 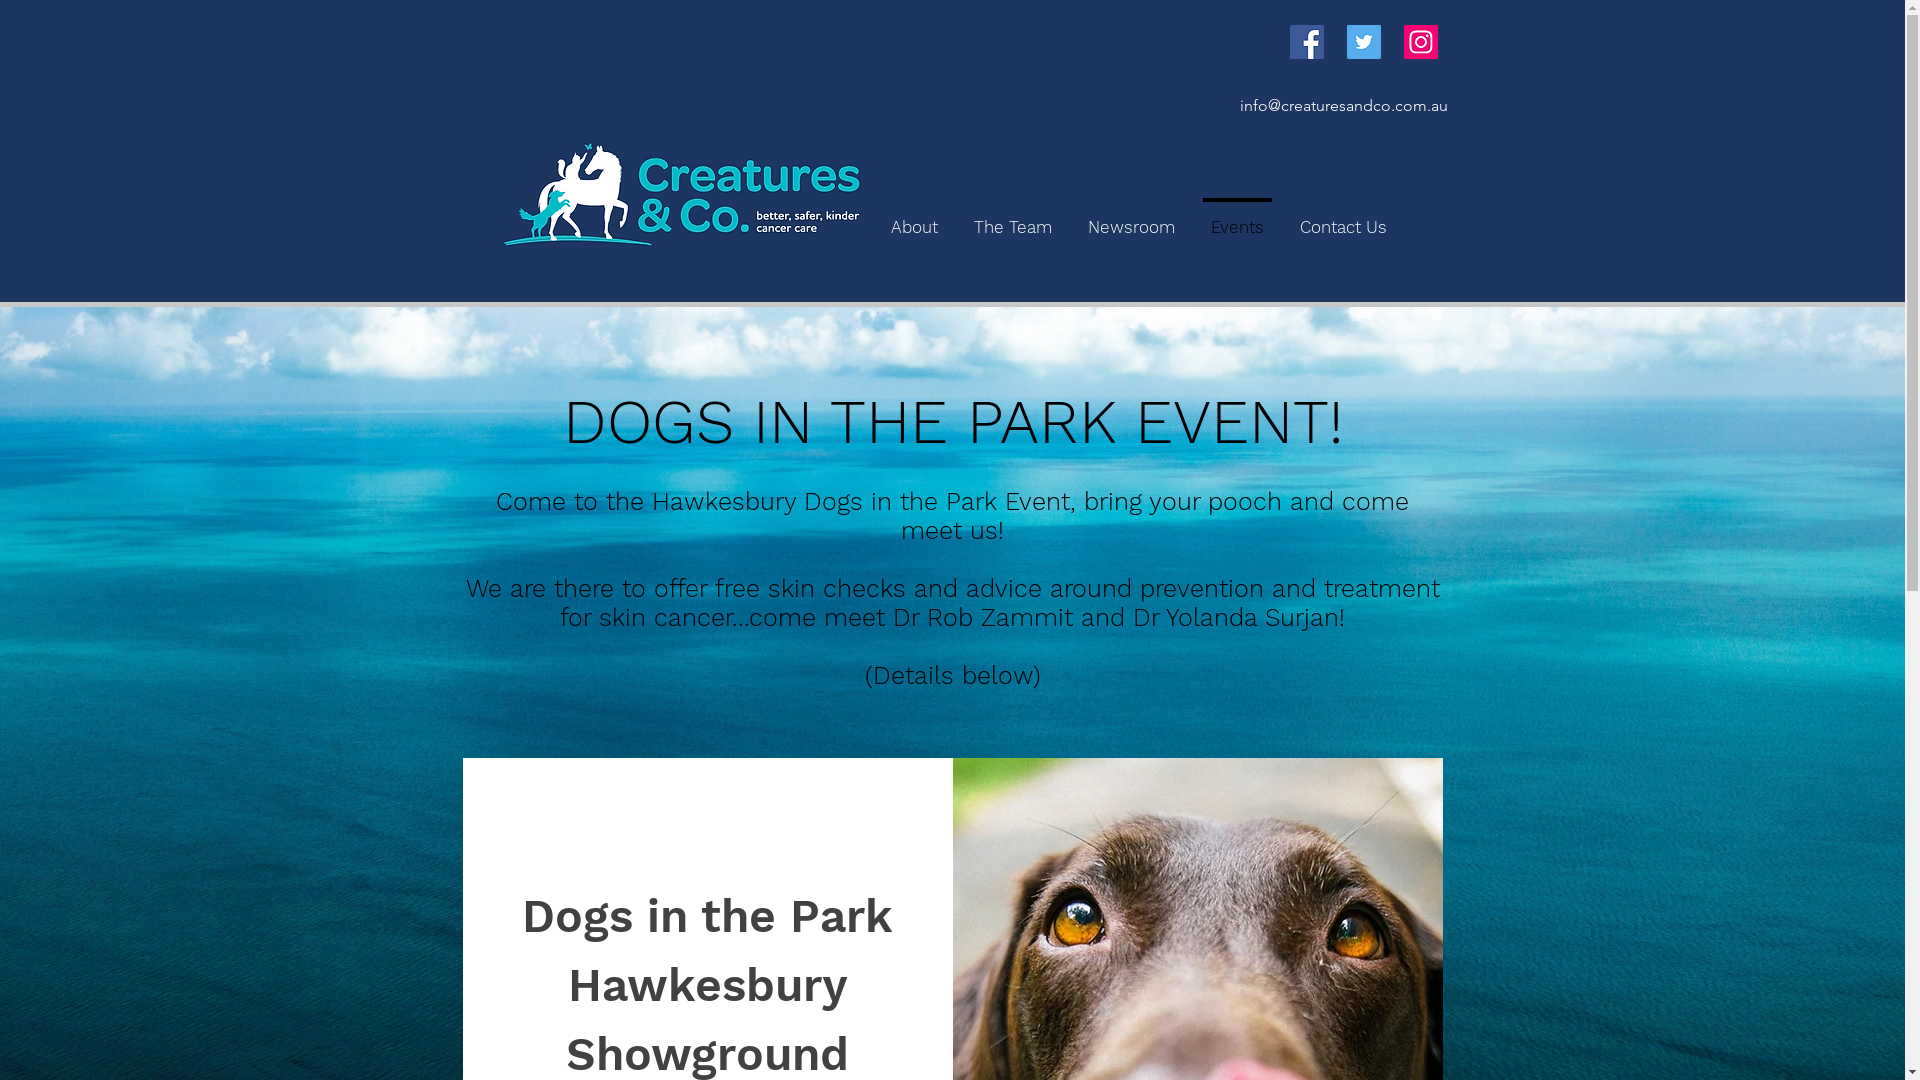 I want to click on 'Contact Us', so click(x=1343, y=218).